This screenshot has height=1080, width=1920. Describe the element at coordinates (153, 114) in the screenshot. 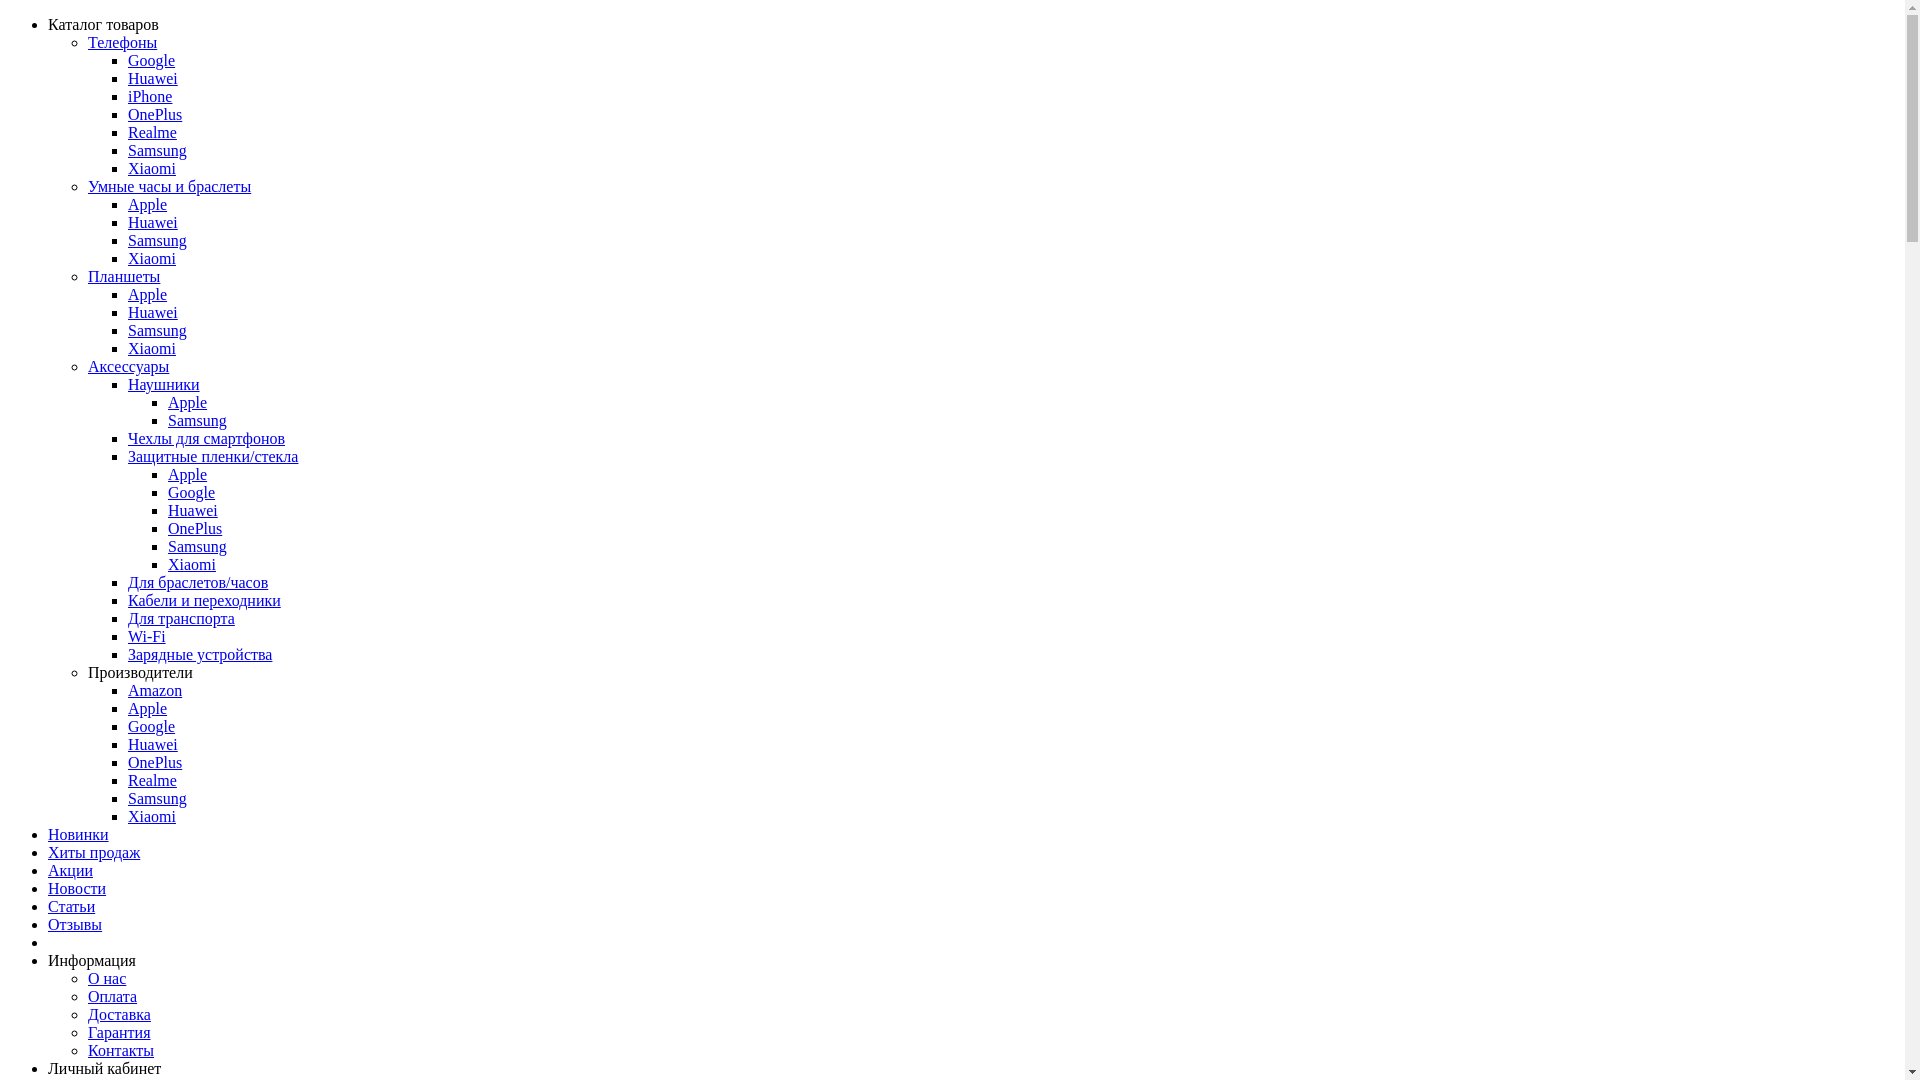

I see `'OnePlus'` at that location.